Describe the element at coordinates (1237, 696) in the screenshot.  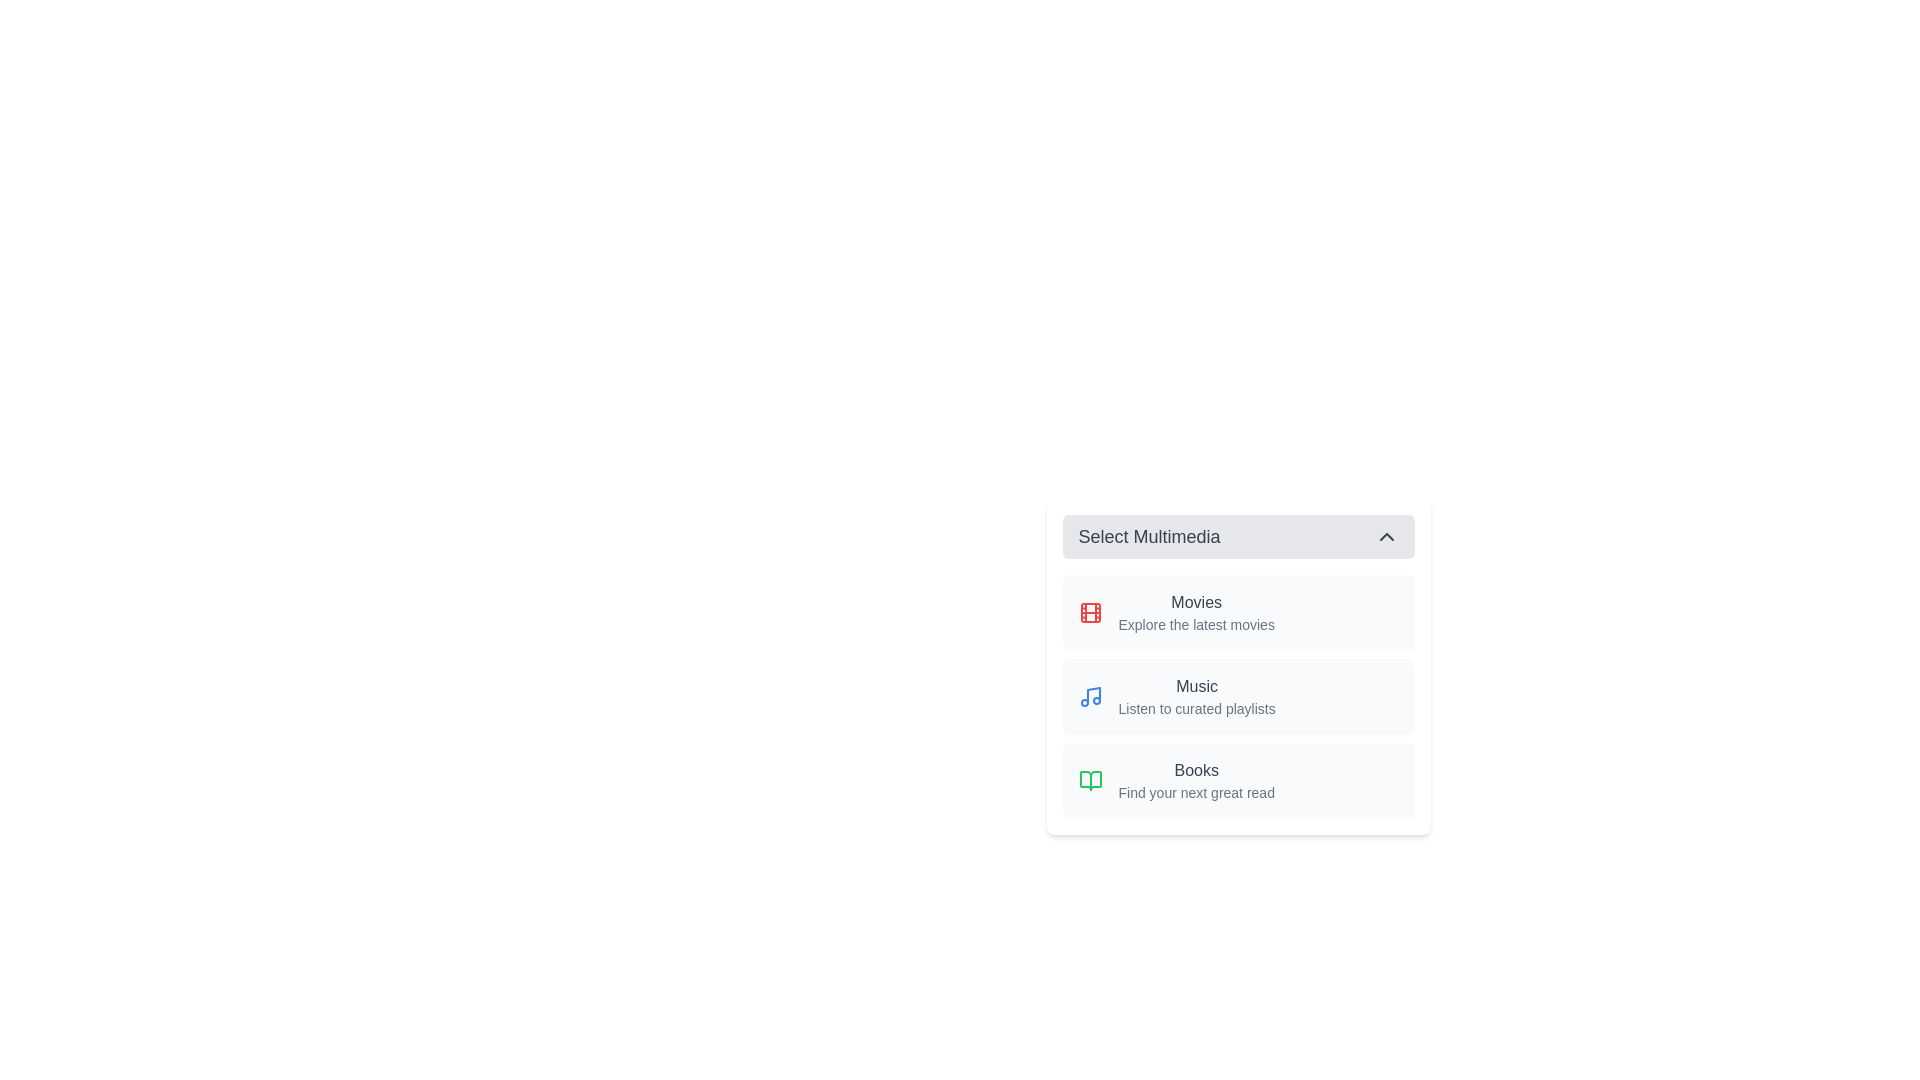
I see `the 'Music' category card located in the vertical list, which is the second card below the title 'Movies' and above 'Books'` at that location.